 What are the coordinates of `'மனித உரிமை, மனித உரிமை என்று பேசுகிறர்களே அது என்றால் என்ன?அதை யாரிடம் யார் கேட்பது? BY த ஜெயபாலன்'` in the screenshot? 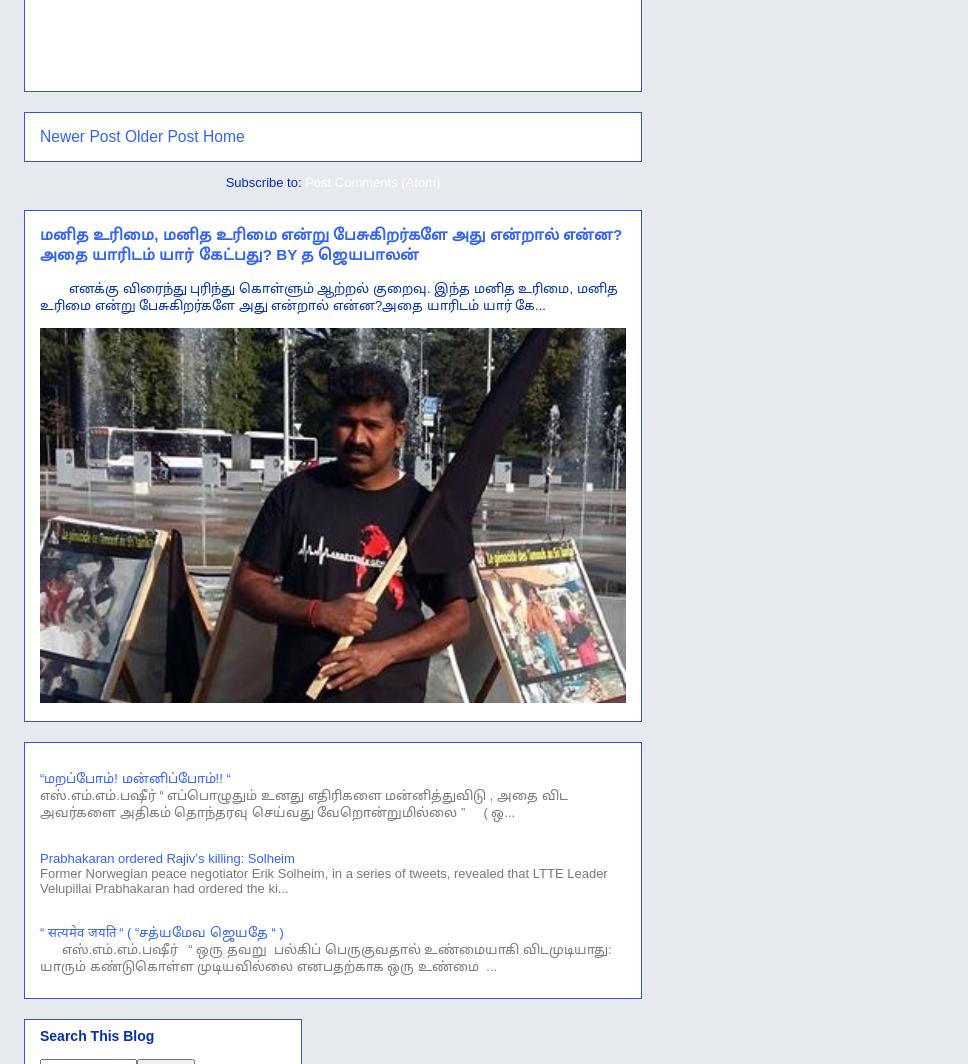 It's located at (330, 243).